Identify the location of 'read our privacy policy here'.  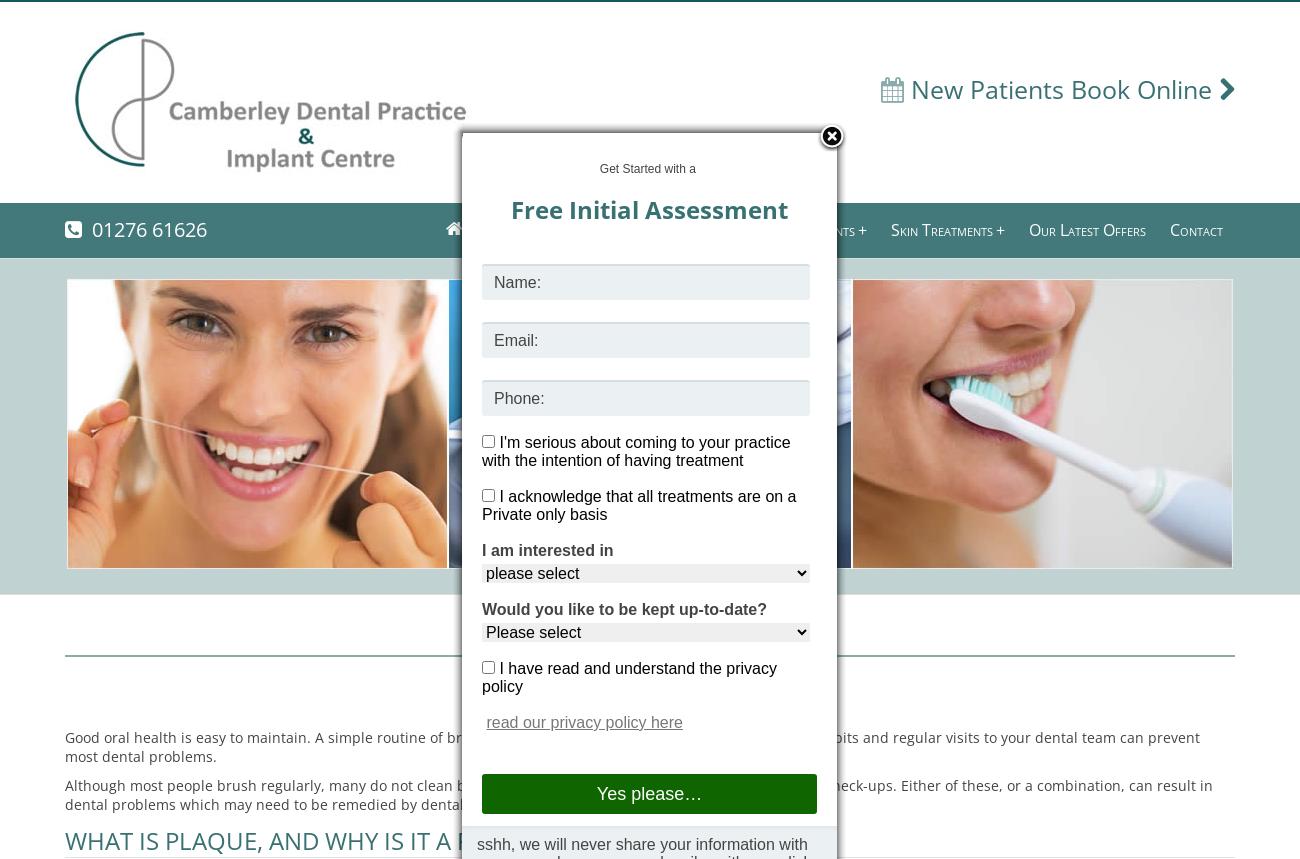
(583, 721).